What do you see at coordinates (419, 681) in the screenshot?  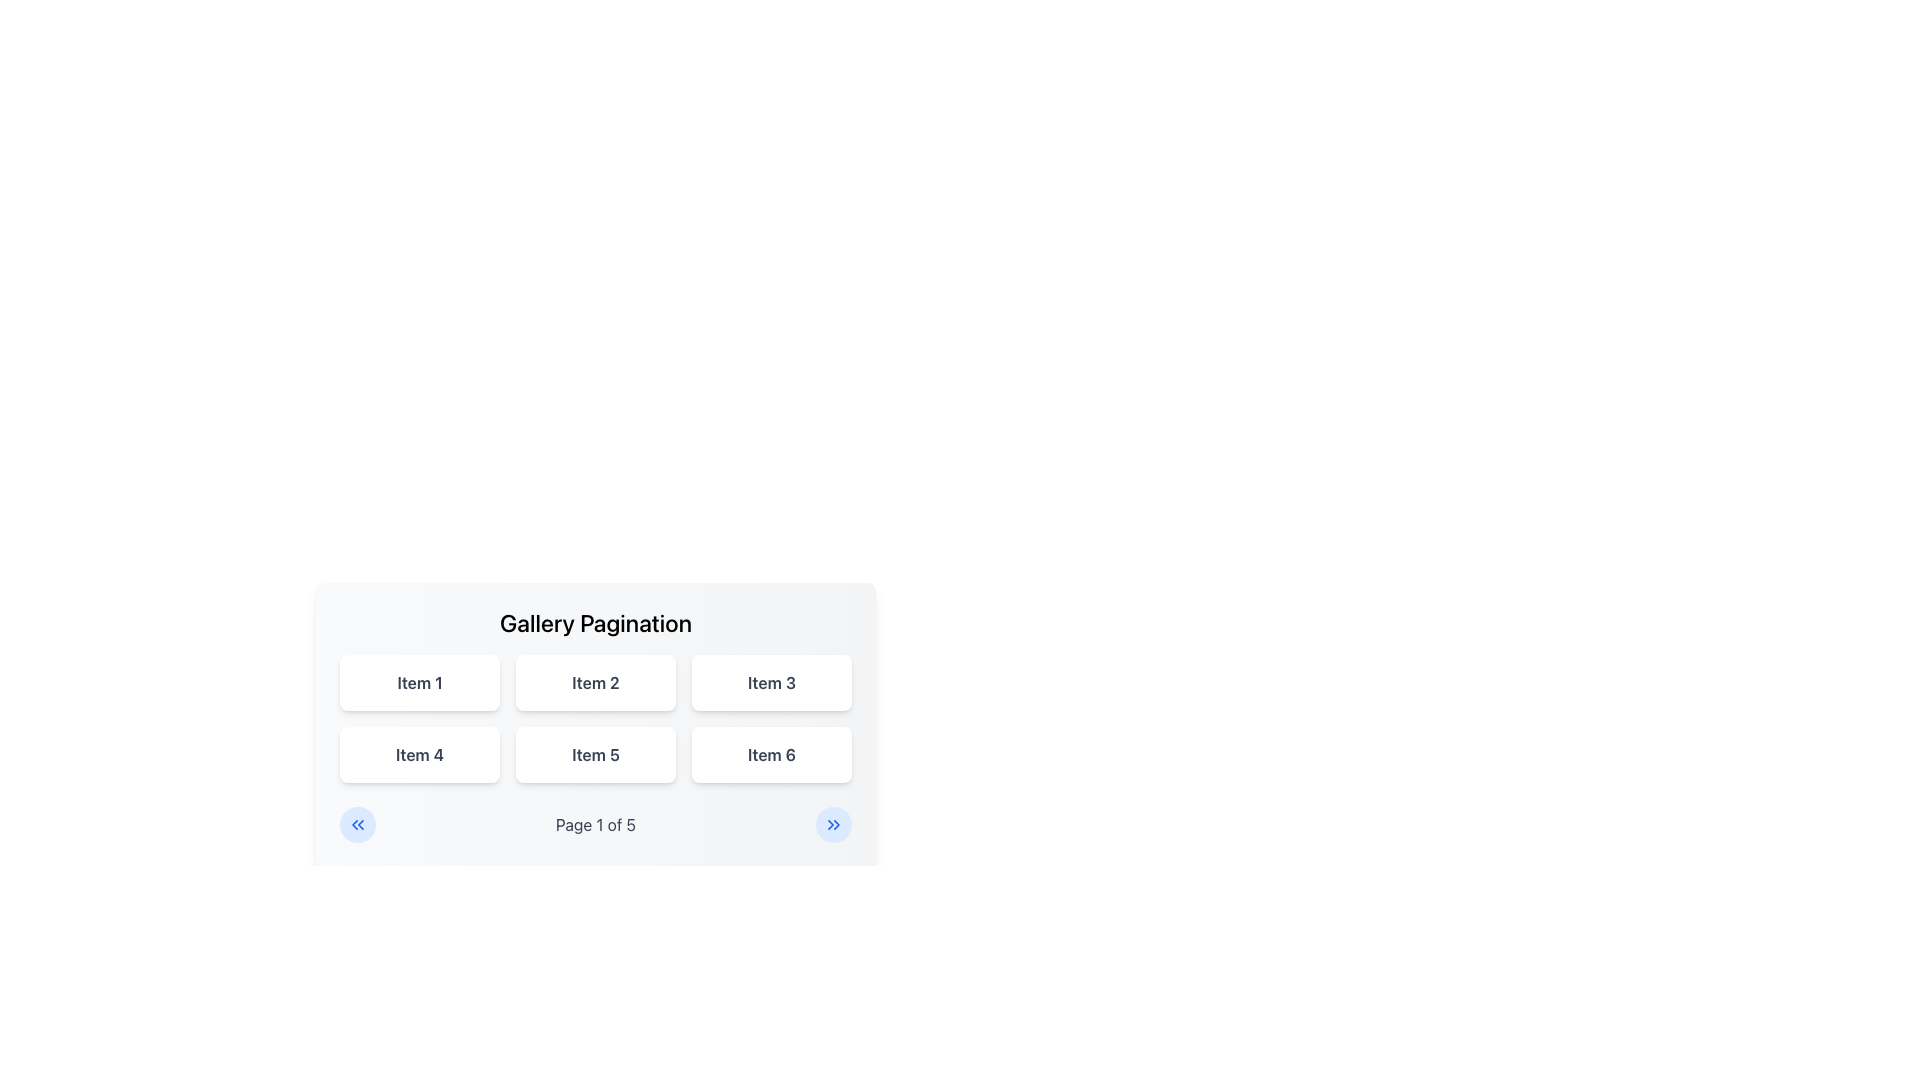 I see `the non-interactive rectangular display card that contains 'Item 1', located in the top-left corner of the grid` at bounding box center [419, 681].